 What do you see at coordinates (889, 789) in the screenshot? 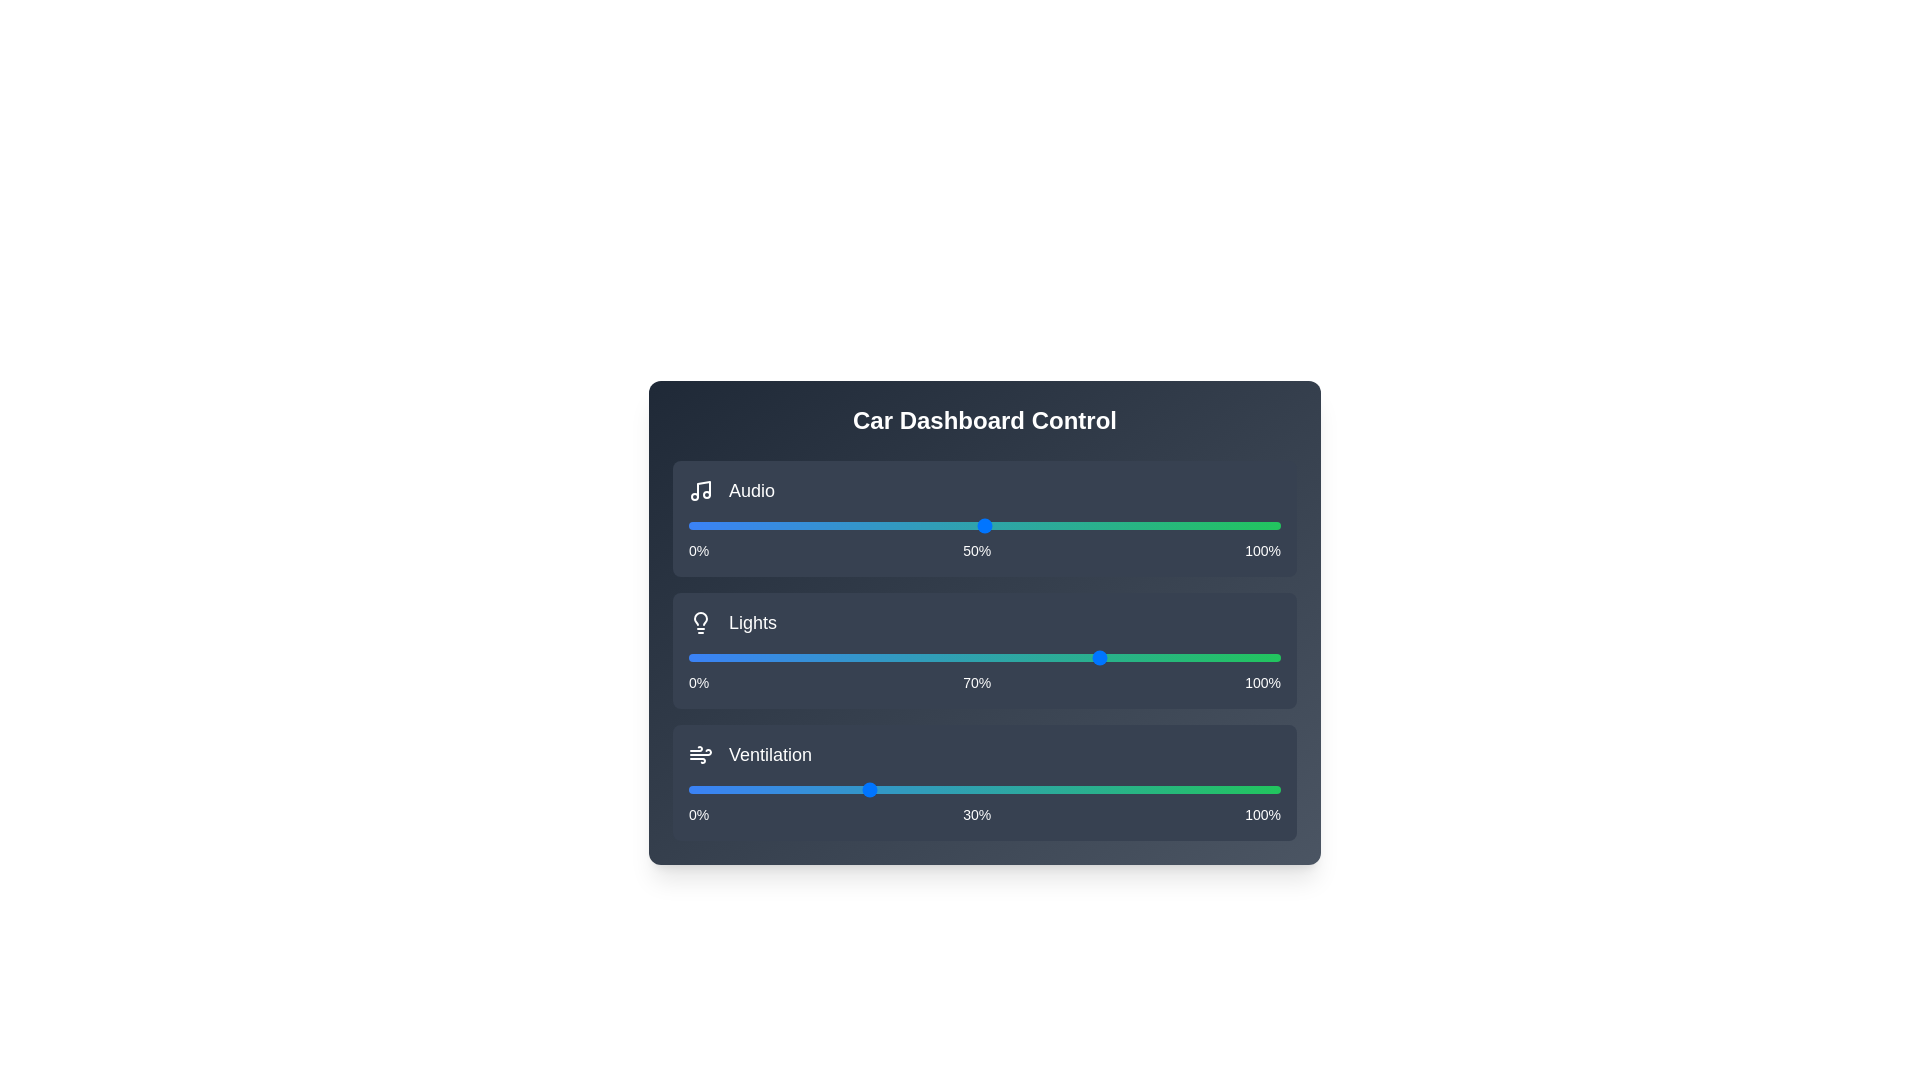
I see `the ventilation slider to 34%` at bounding box center [889, 789].